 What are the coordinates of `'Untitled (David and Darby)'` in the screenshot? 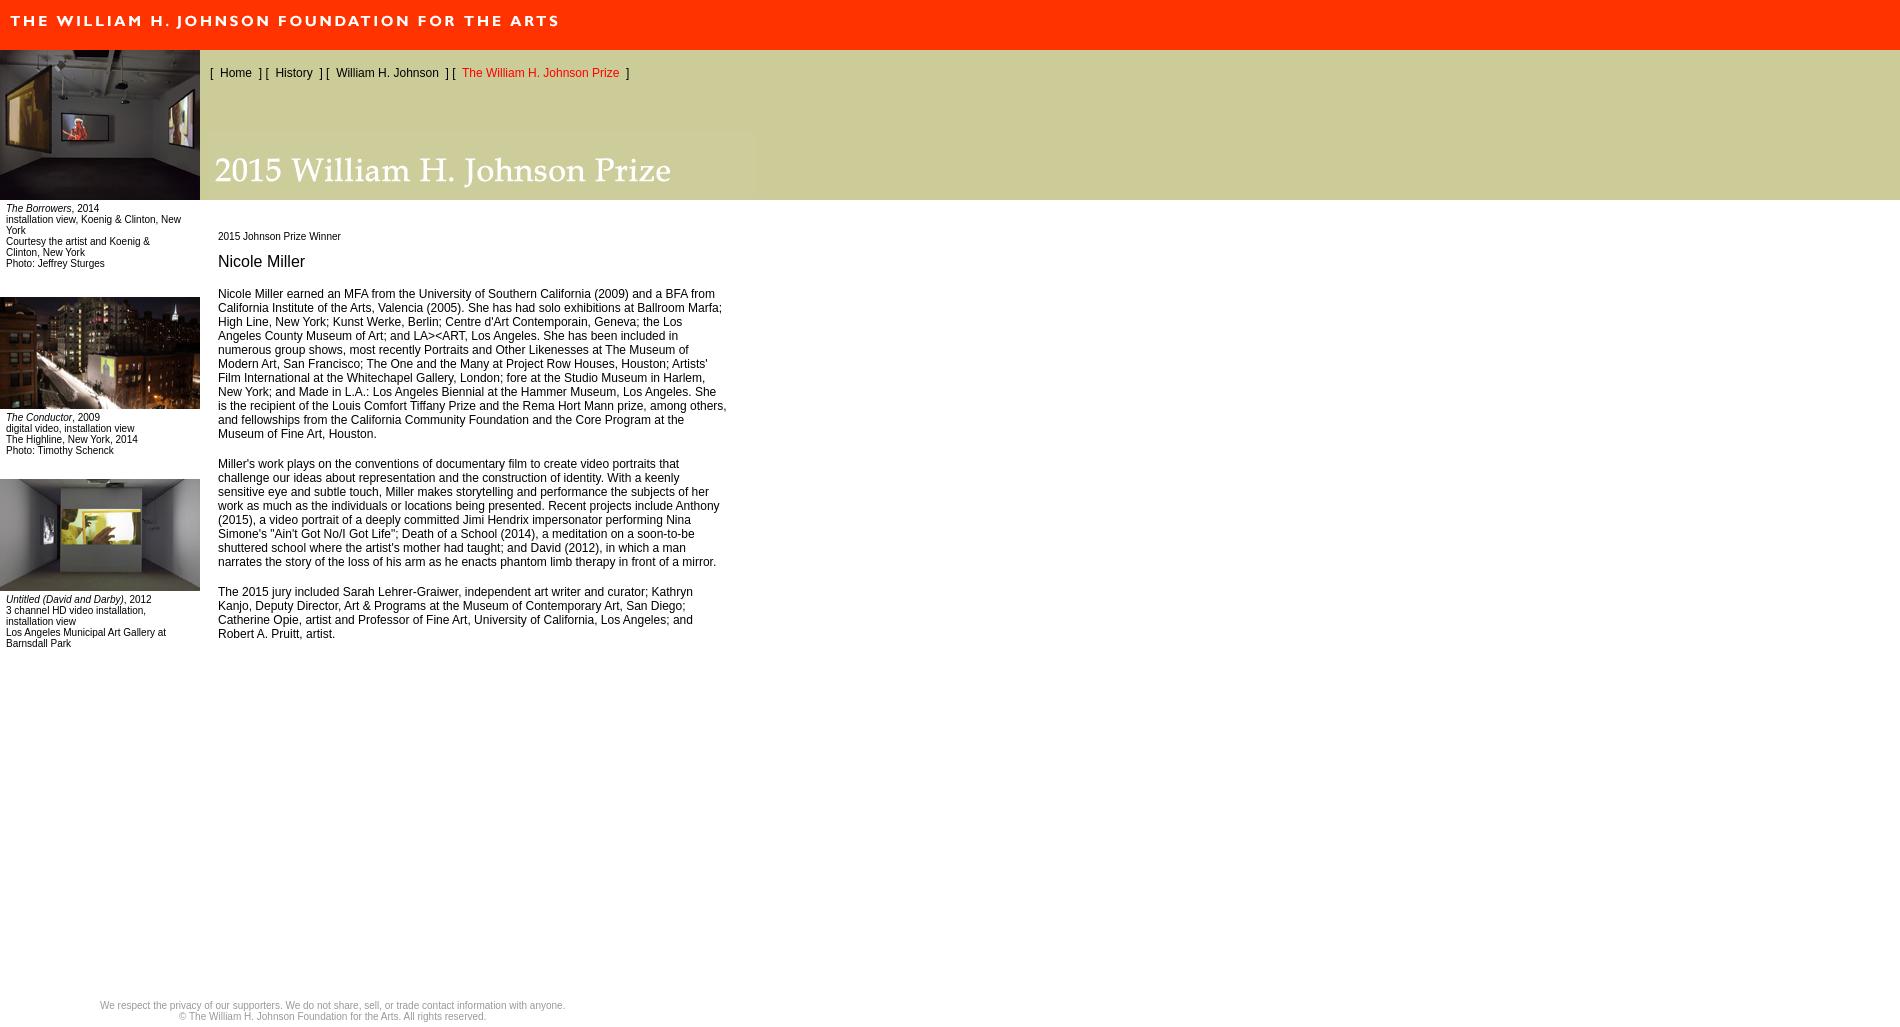 It's located at (6, 599).